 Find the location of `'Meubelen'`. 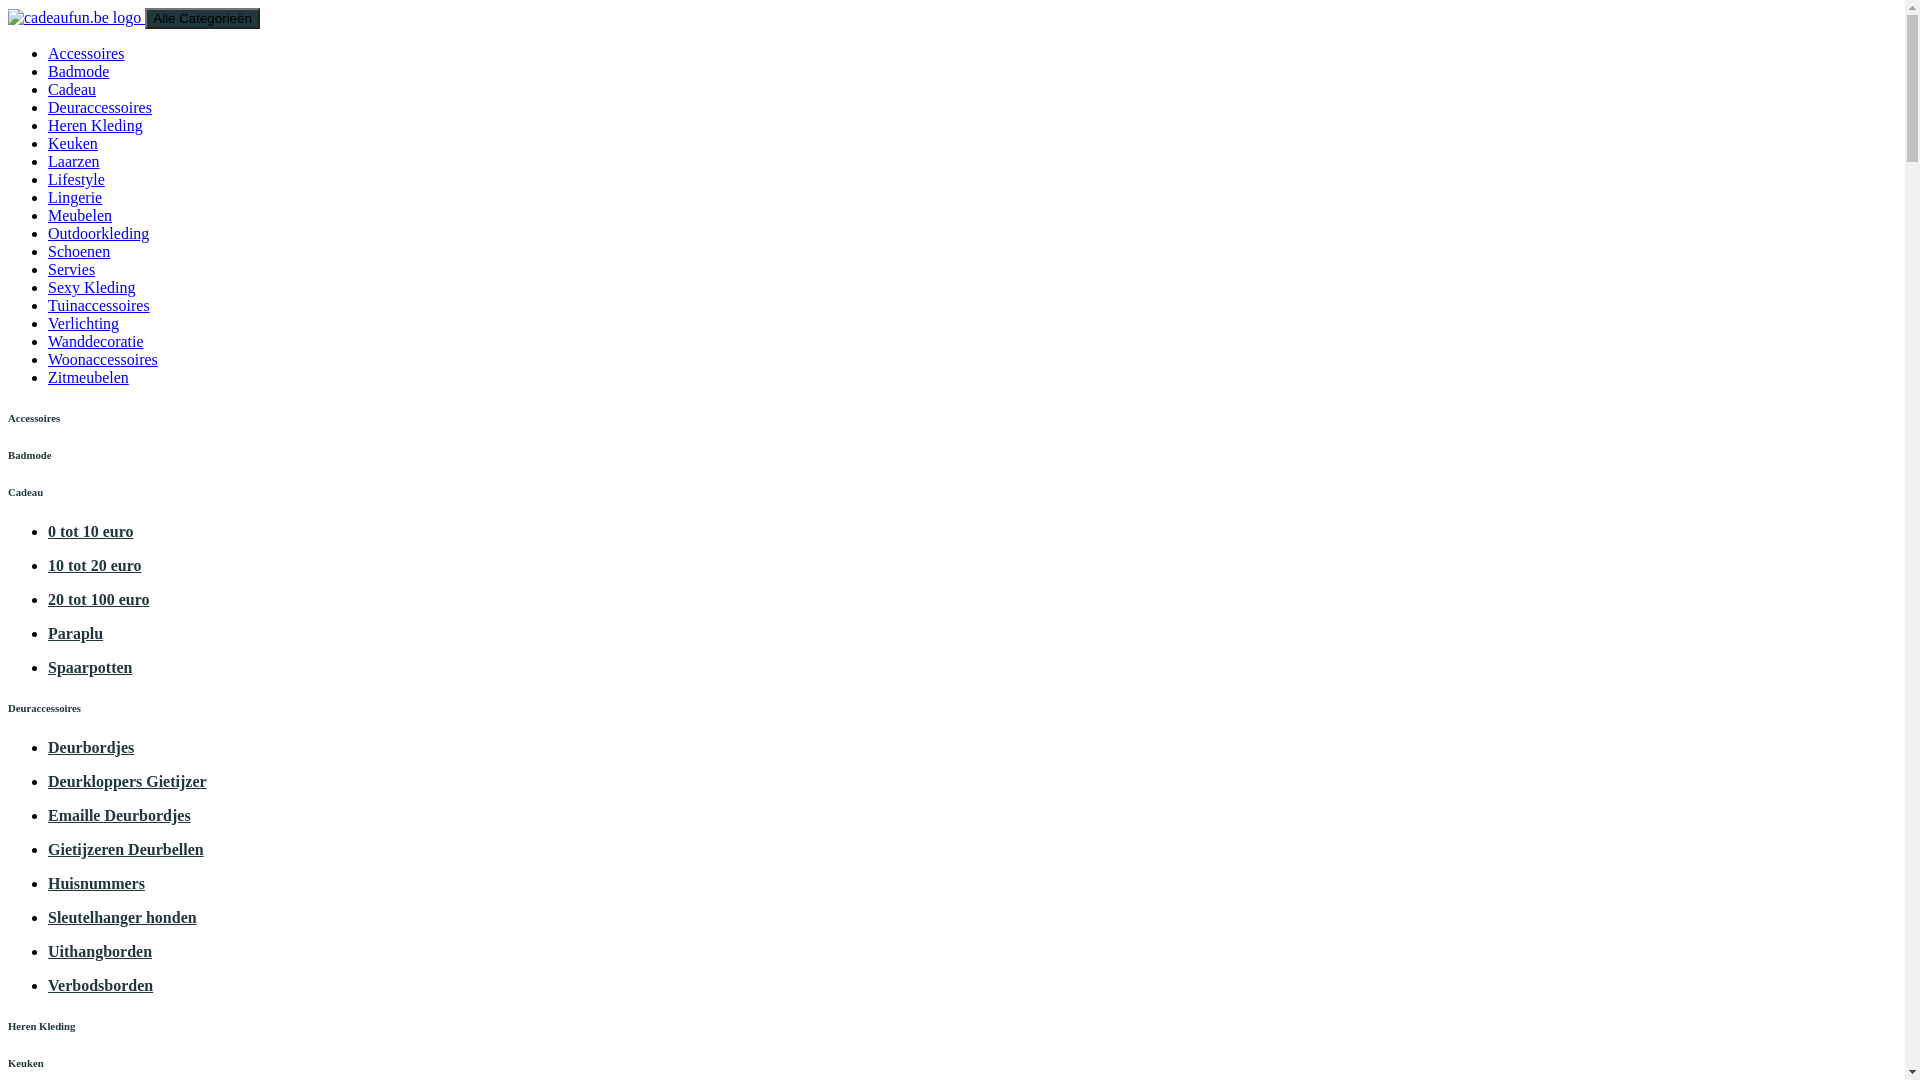

'Meubelen' is located at coordinates (48, 215).